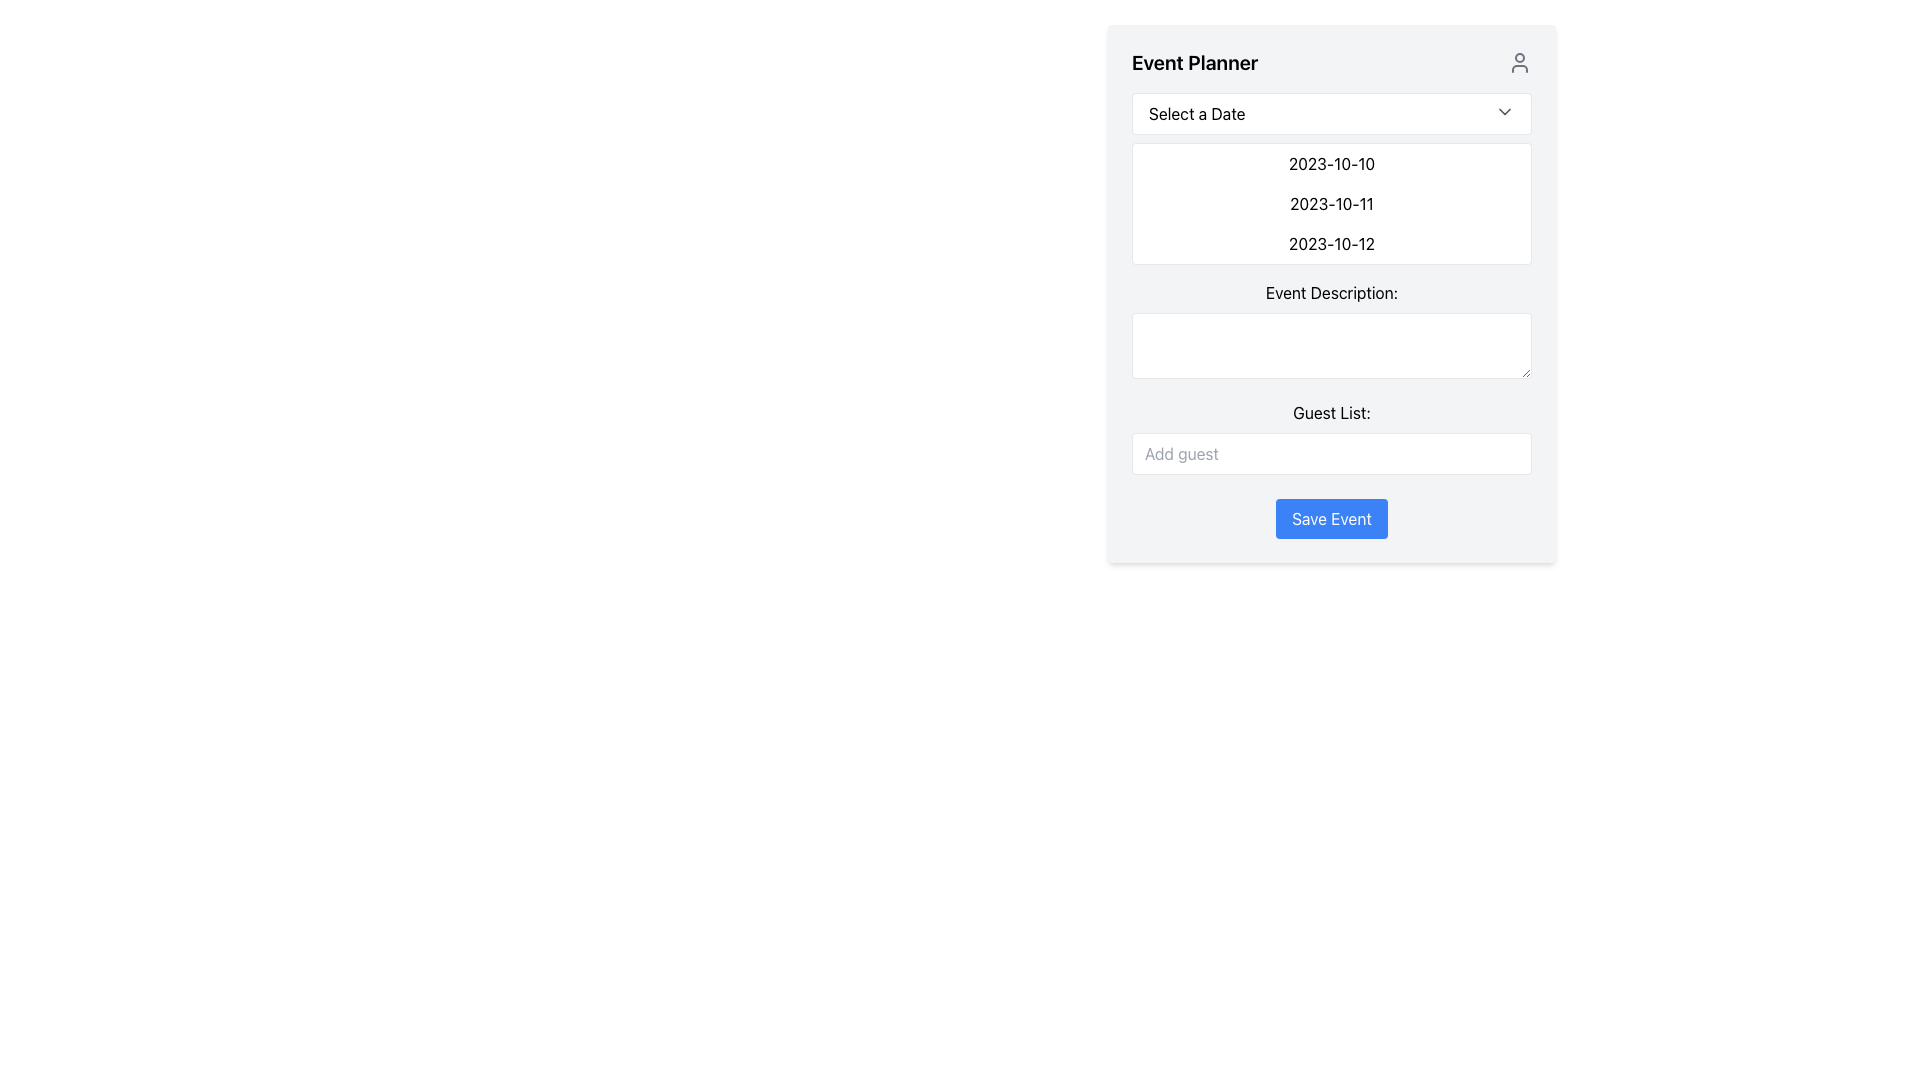 The width and height of the screenshot is (1920, 1080). What do you see at coordinates (1331, 204) in the screenshot?
I see `the second selectable date option in the event planning interface, located below the 'Event Planner' title and the 'Select a Date' dropdown` at bounding box center [1331, 204].